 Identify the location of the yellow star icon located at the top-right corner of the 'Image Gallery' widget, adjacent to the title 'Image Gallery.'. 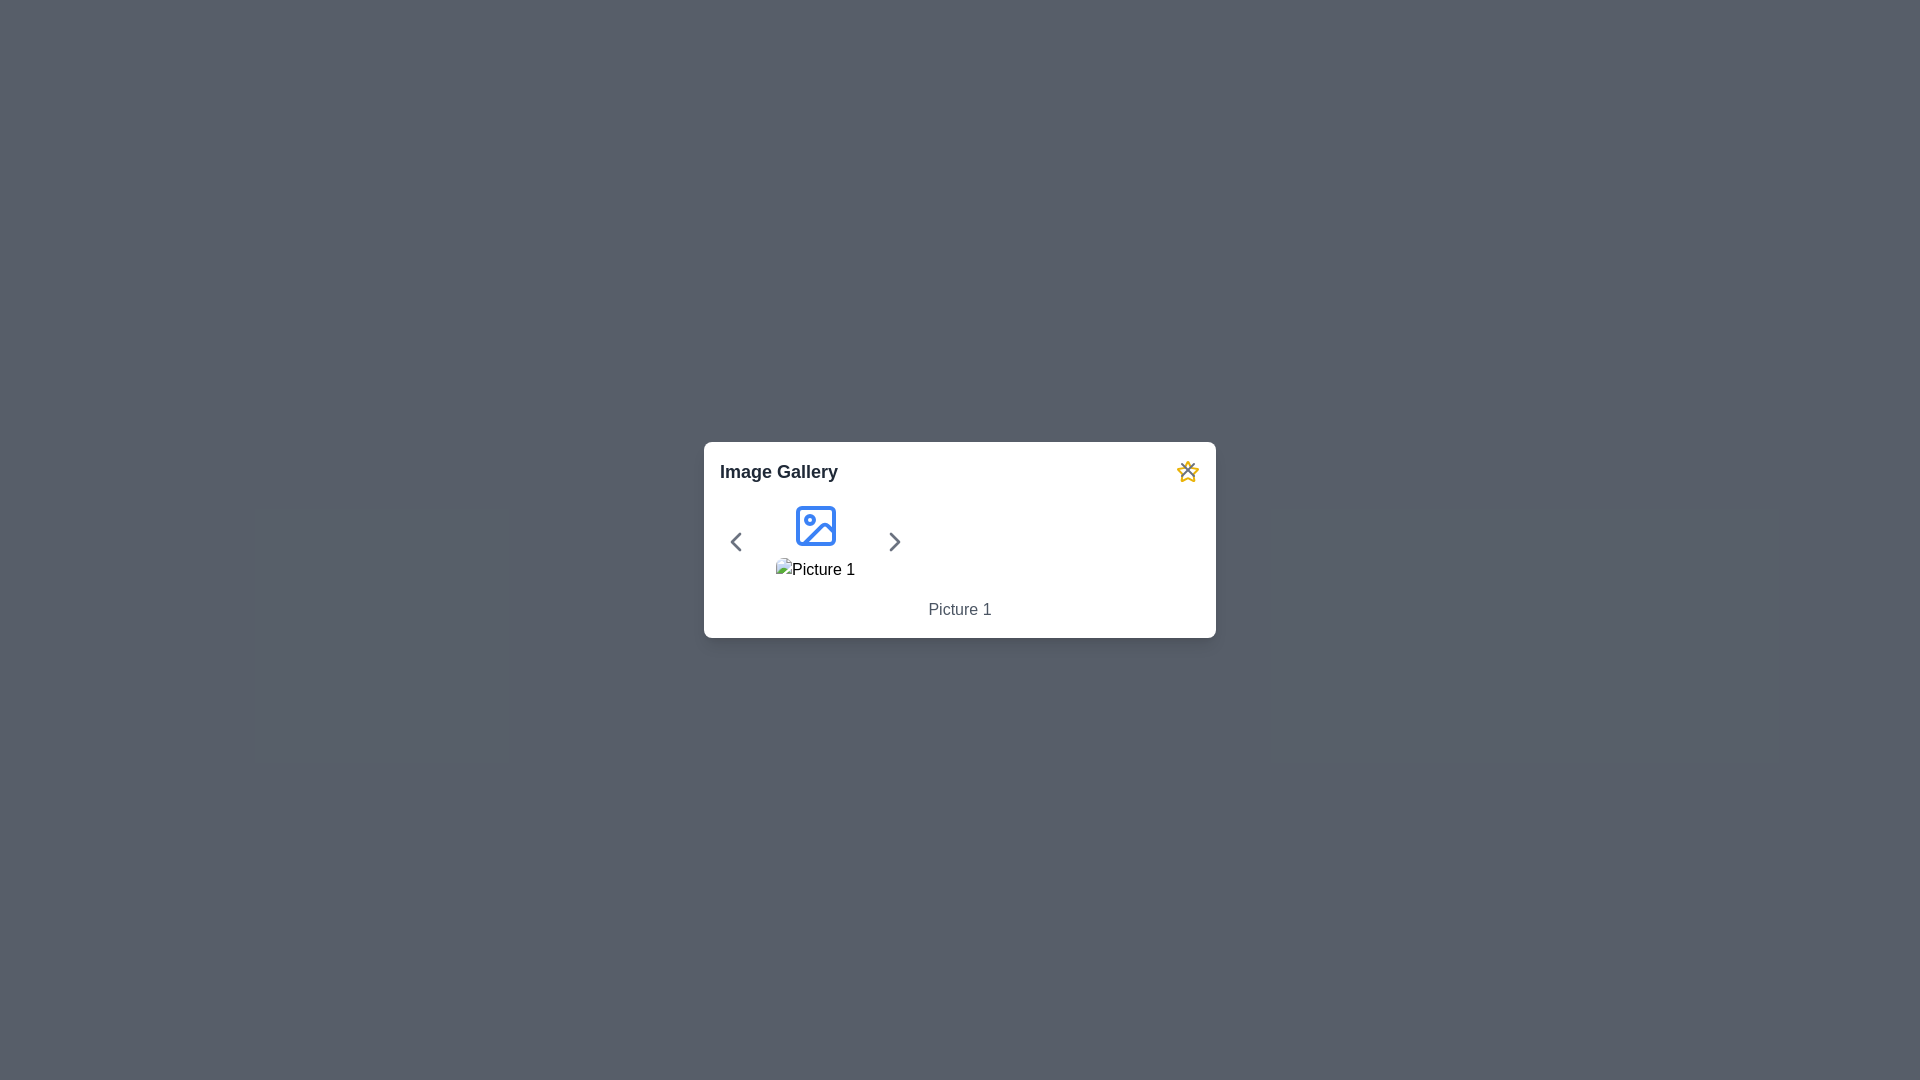
(1188, 471).